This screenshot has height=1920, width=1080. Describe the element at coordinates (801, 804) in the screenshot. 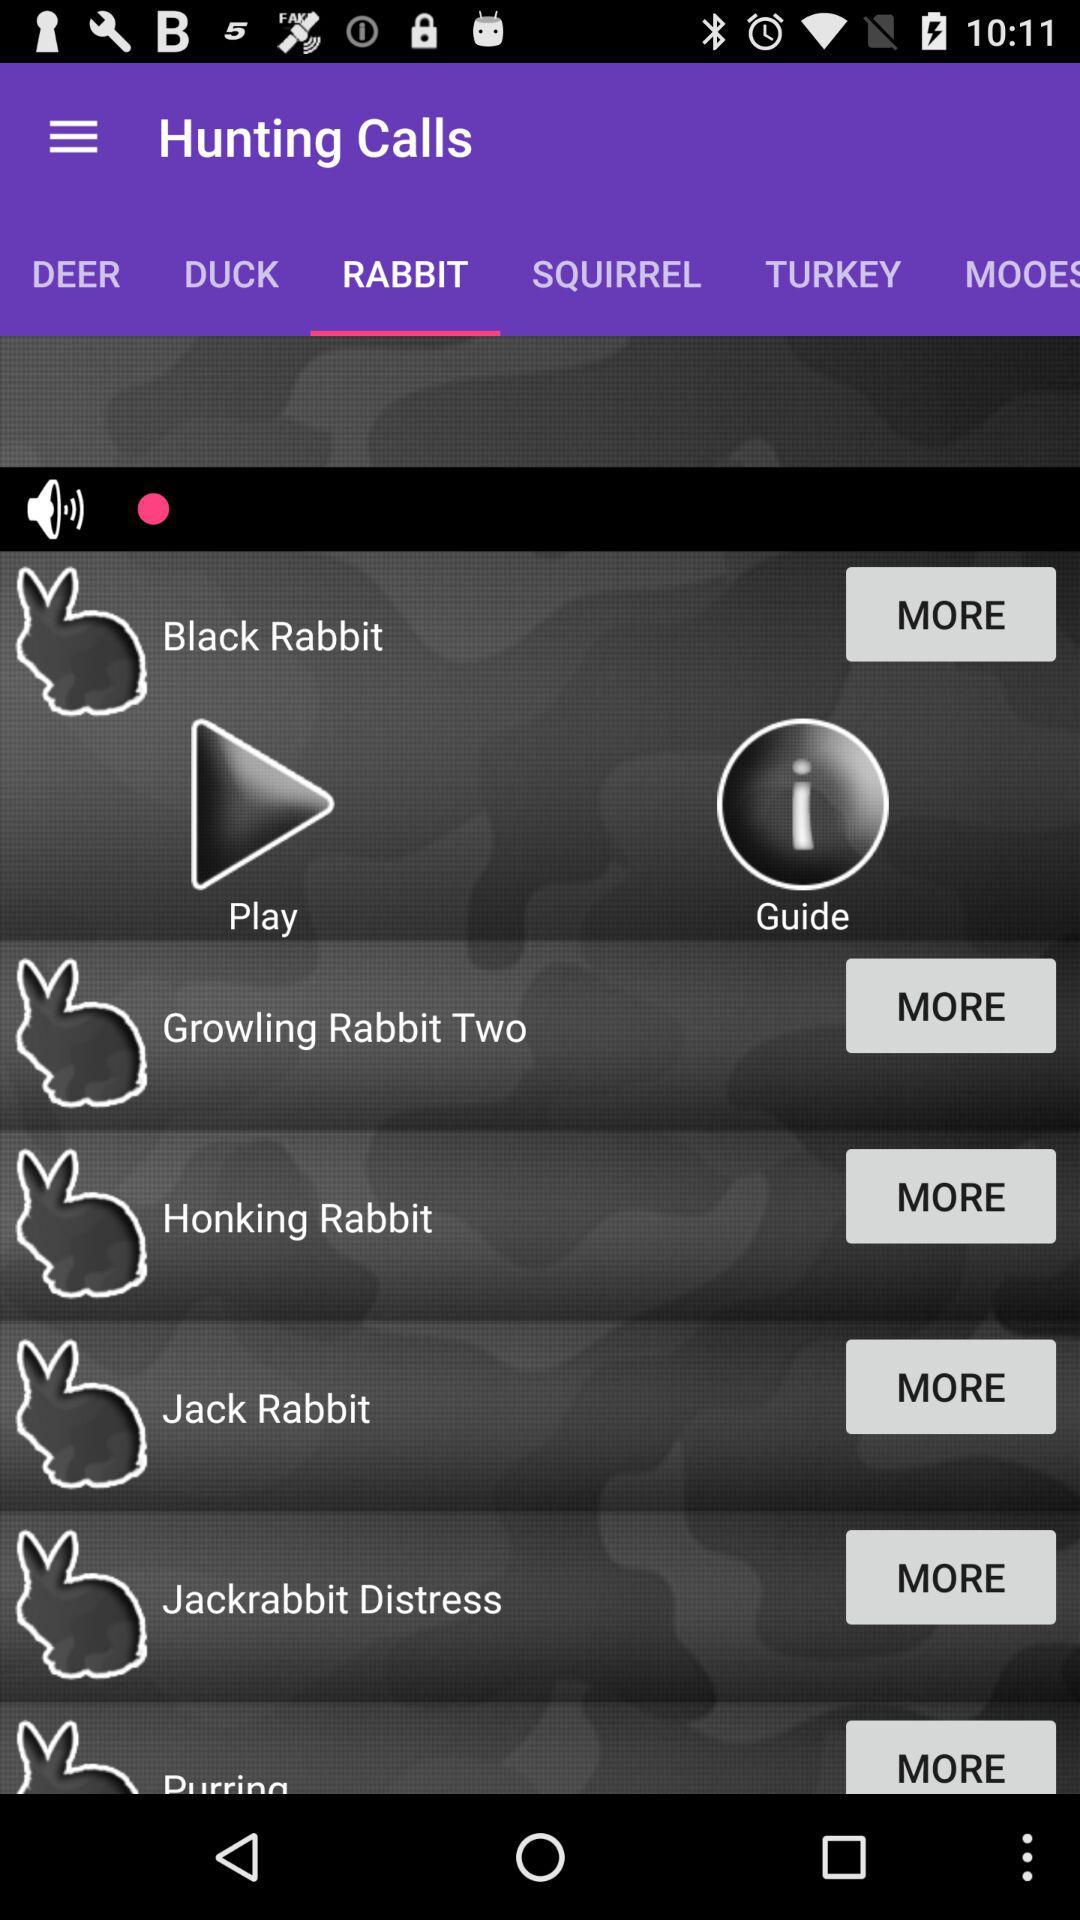

I see `it is a good app` at that location.